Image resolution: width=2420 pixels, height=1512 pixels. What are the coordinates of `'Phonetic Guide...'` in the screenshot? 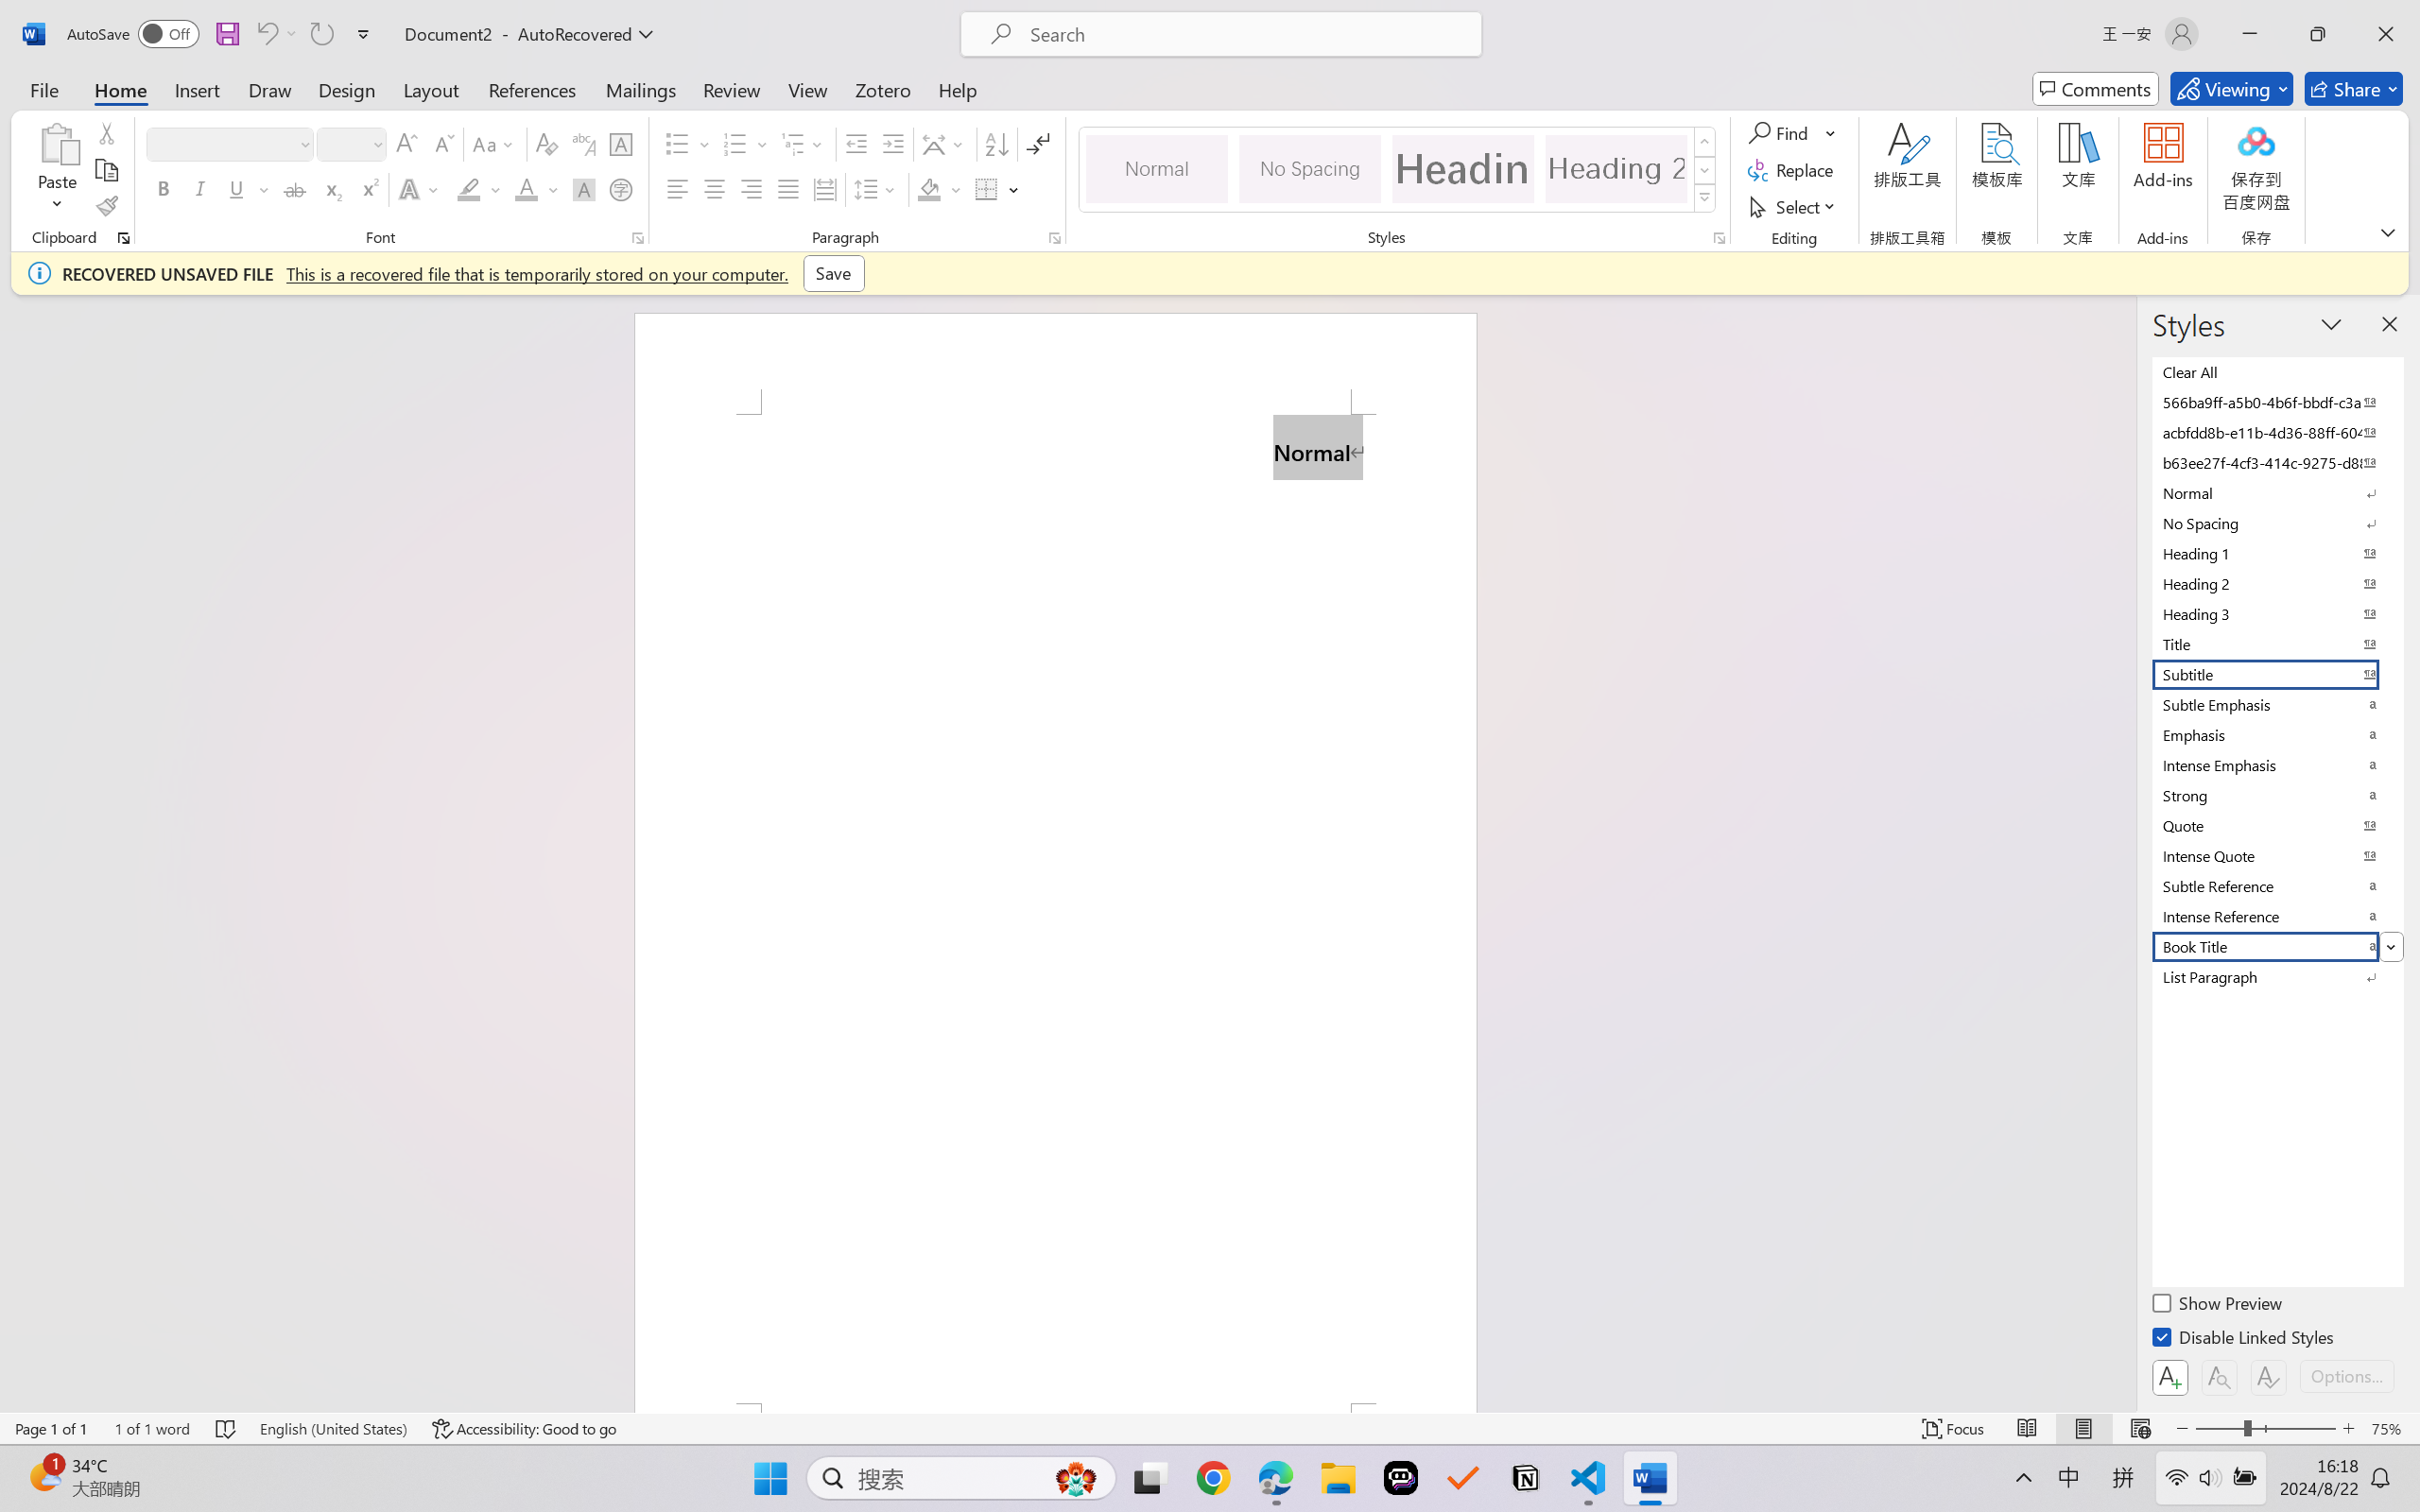 It's located at (581, 144).